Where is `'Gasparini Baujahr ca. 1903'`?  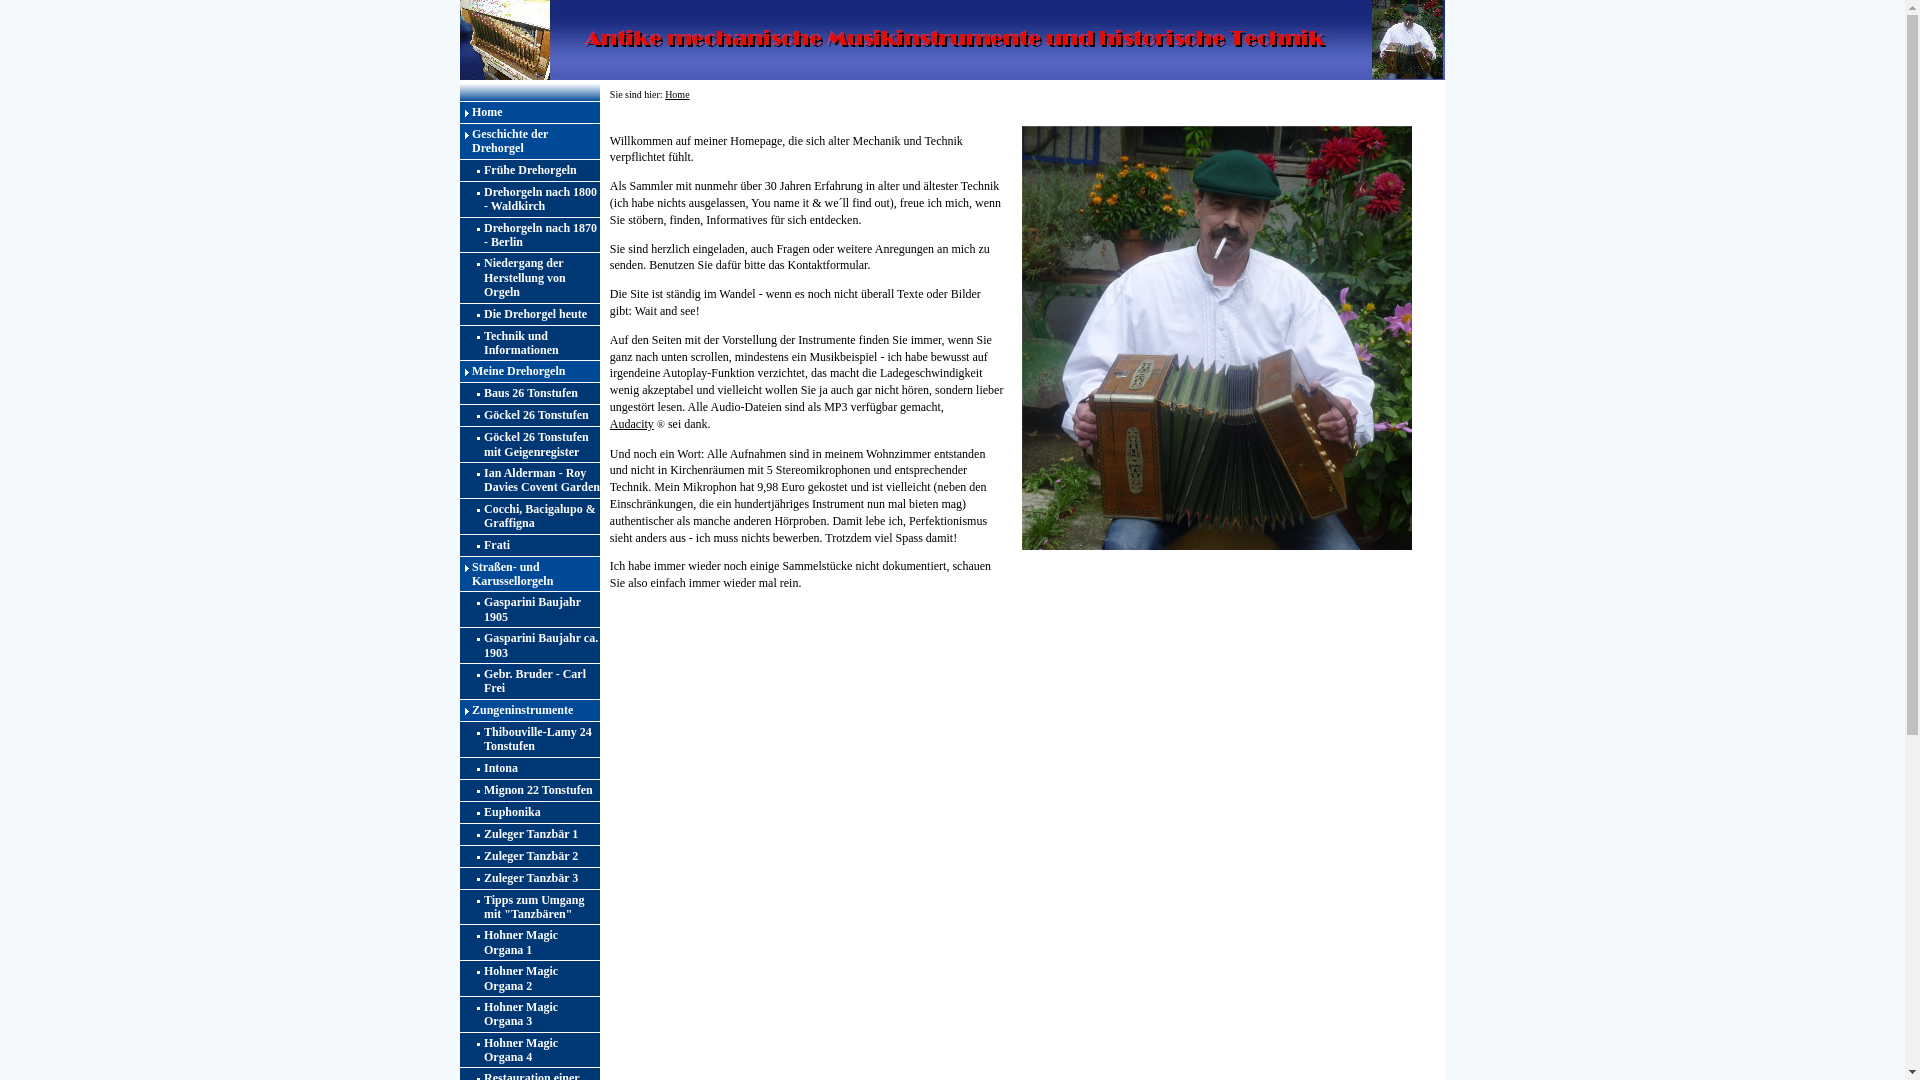
'Gasparini Baujahr ca. 1903' is located at coordinates (529, 645).